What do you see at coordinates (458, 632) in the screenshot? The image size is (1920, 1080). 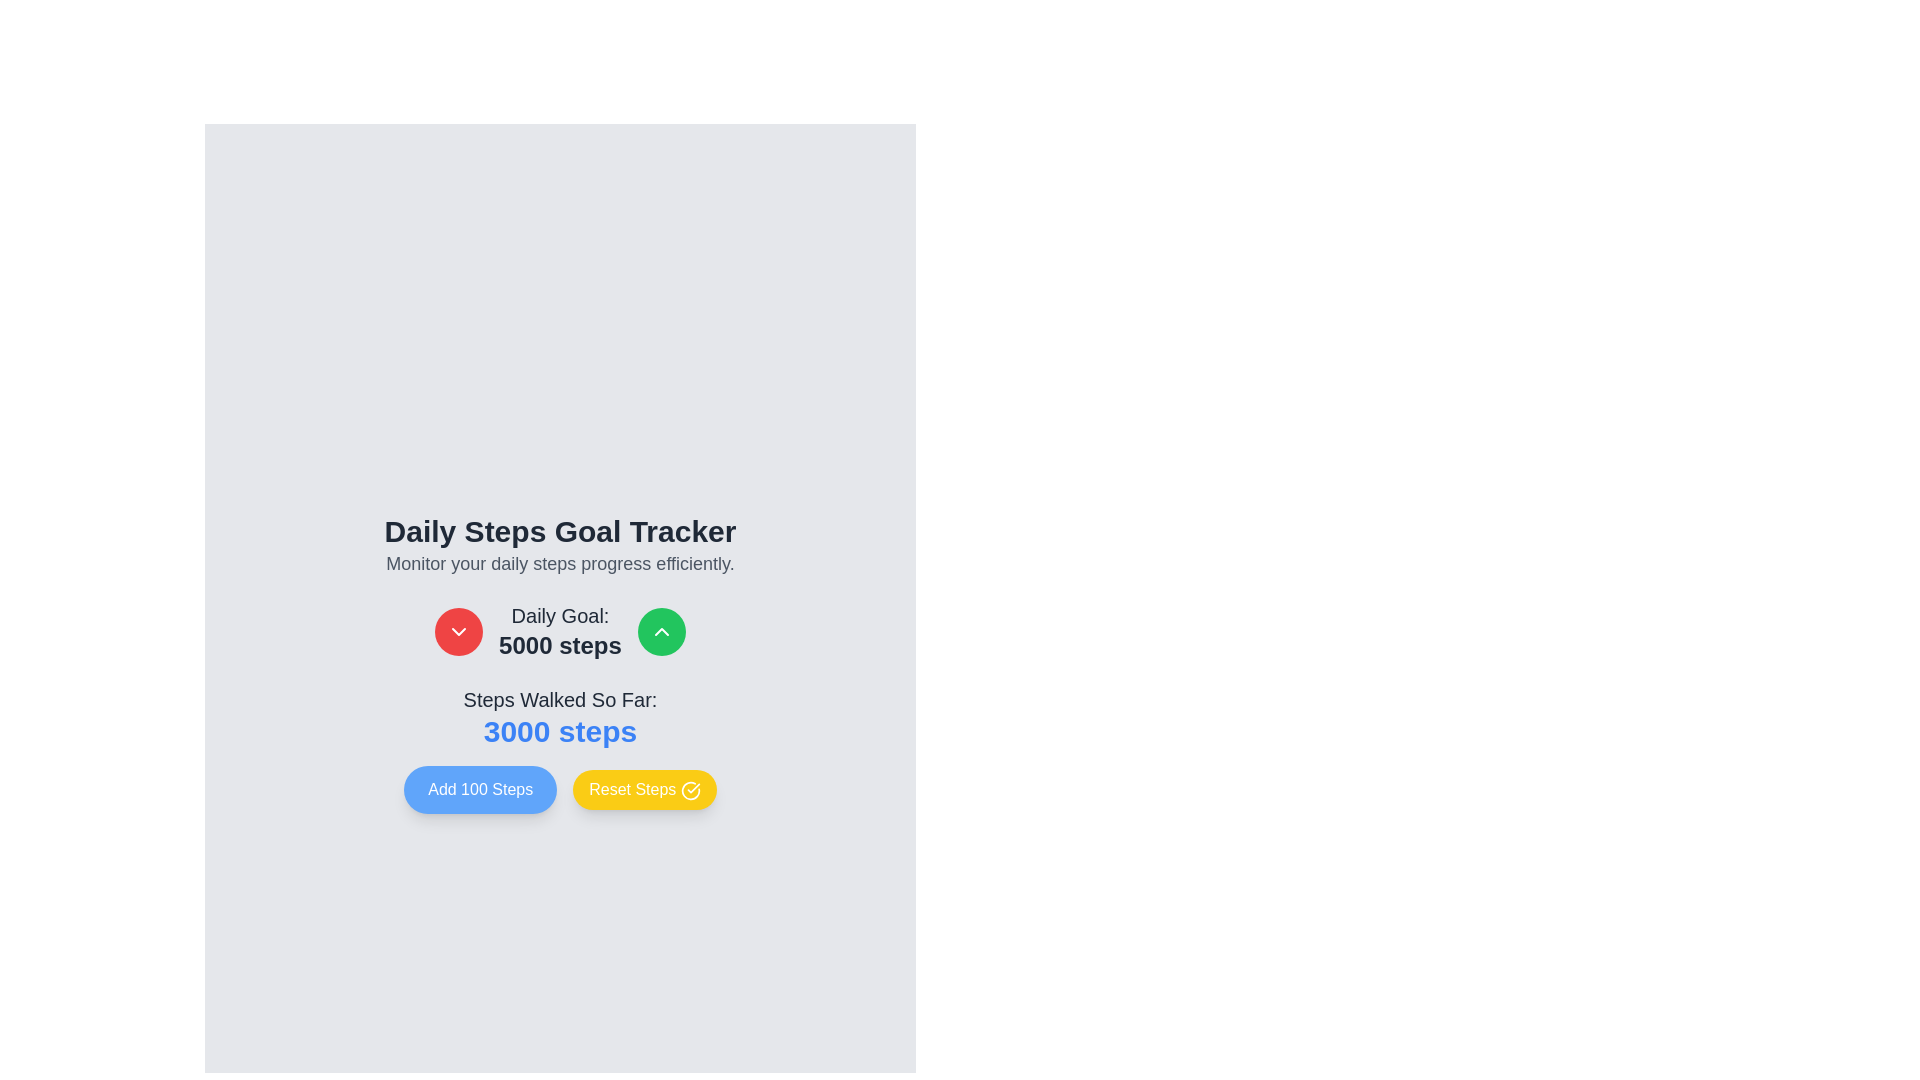 I see `the button to decrease the daily goal value, which is located to the left of the text 'Daily Goal: 5000 steps'` at bounding box center [458, 632].